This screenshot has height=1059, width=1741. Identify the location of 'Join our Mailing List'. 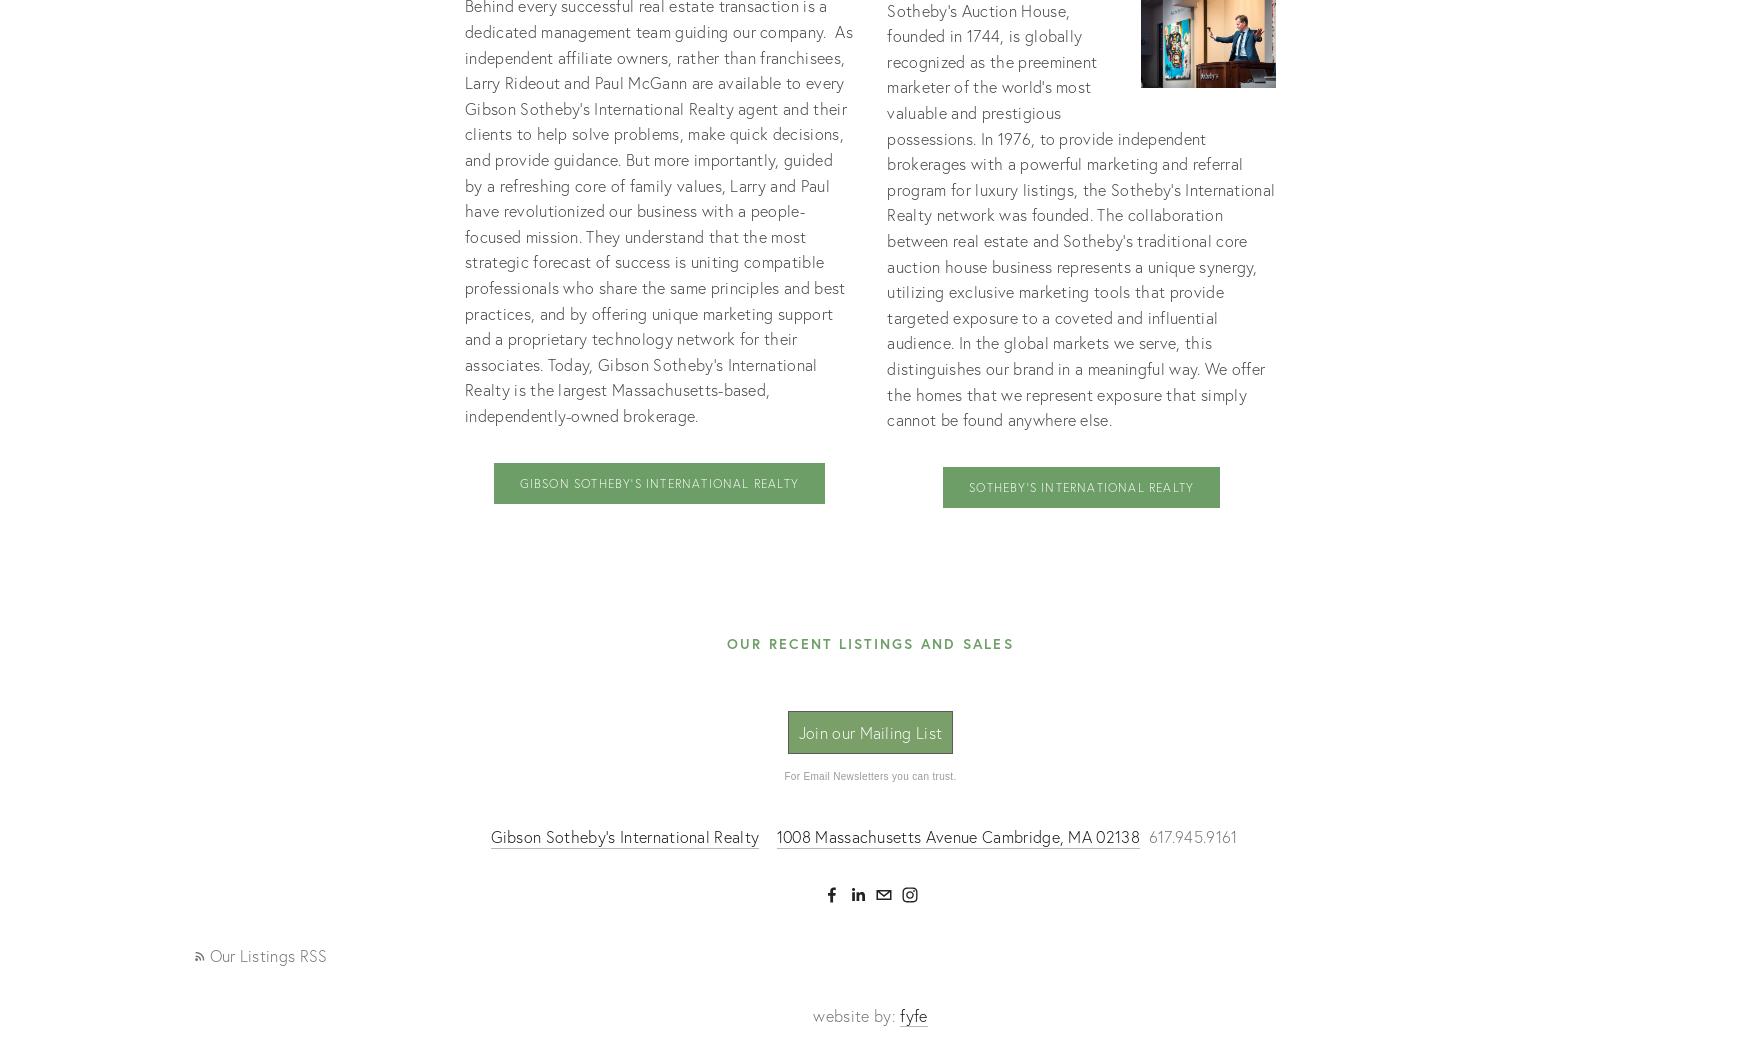
(868, 731).